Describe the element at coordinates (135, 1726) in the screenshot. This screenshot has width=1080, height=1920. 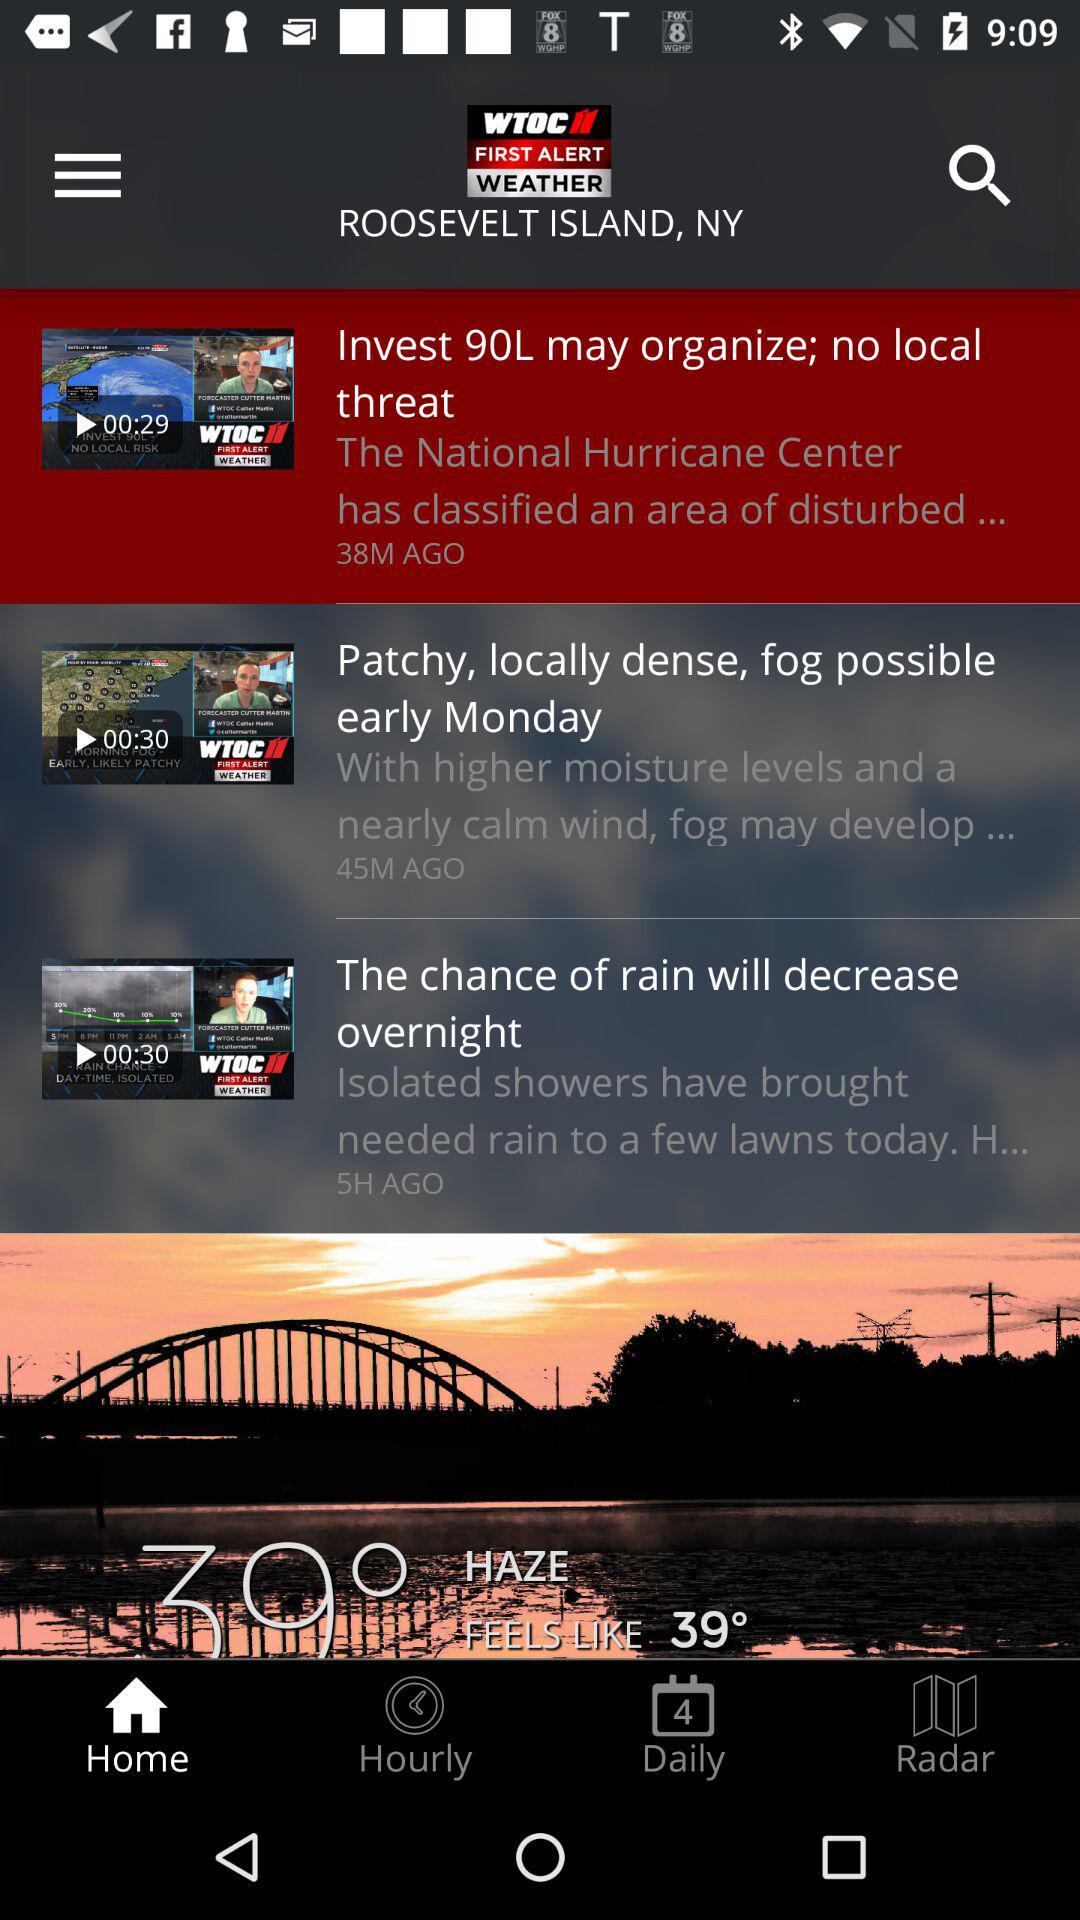
I see `the icon next to hourly item` at that location.